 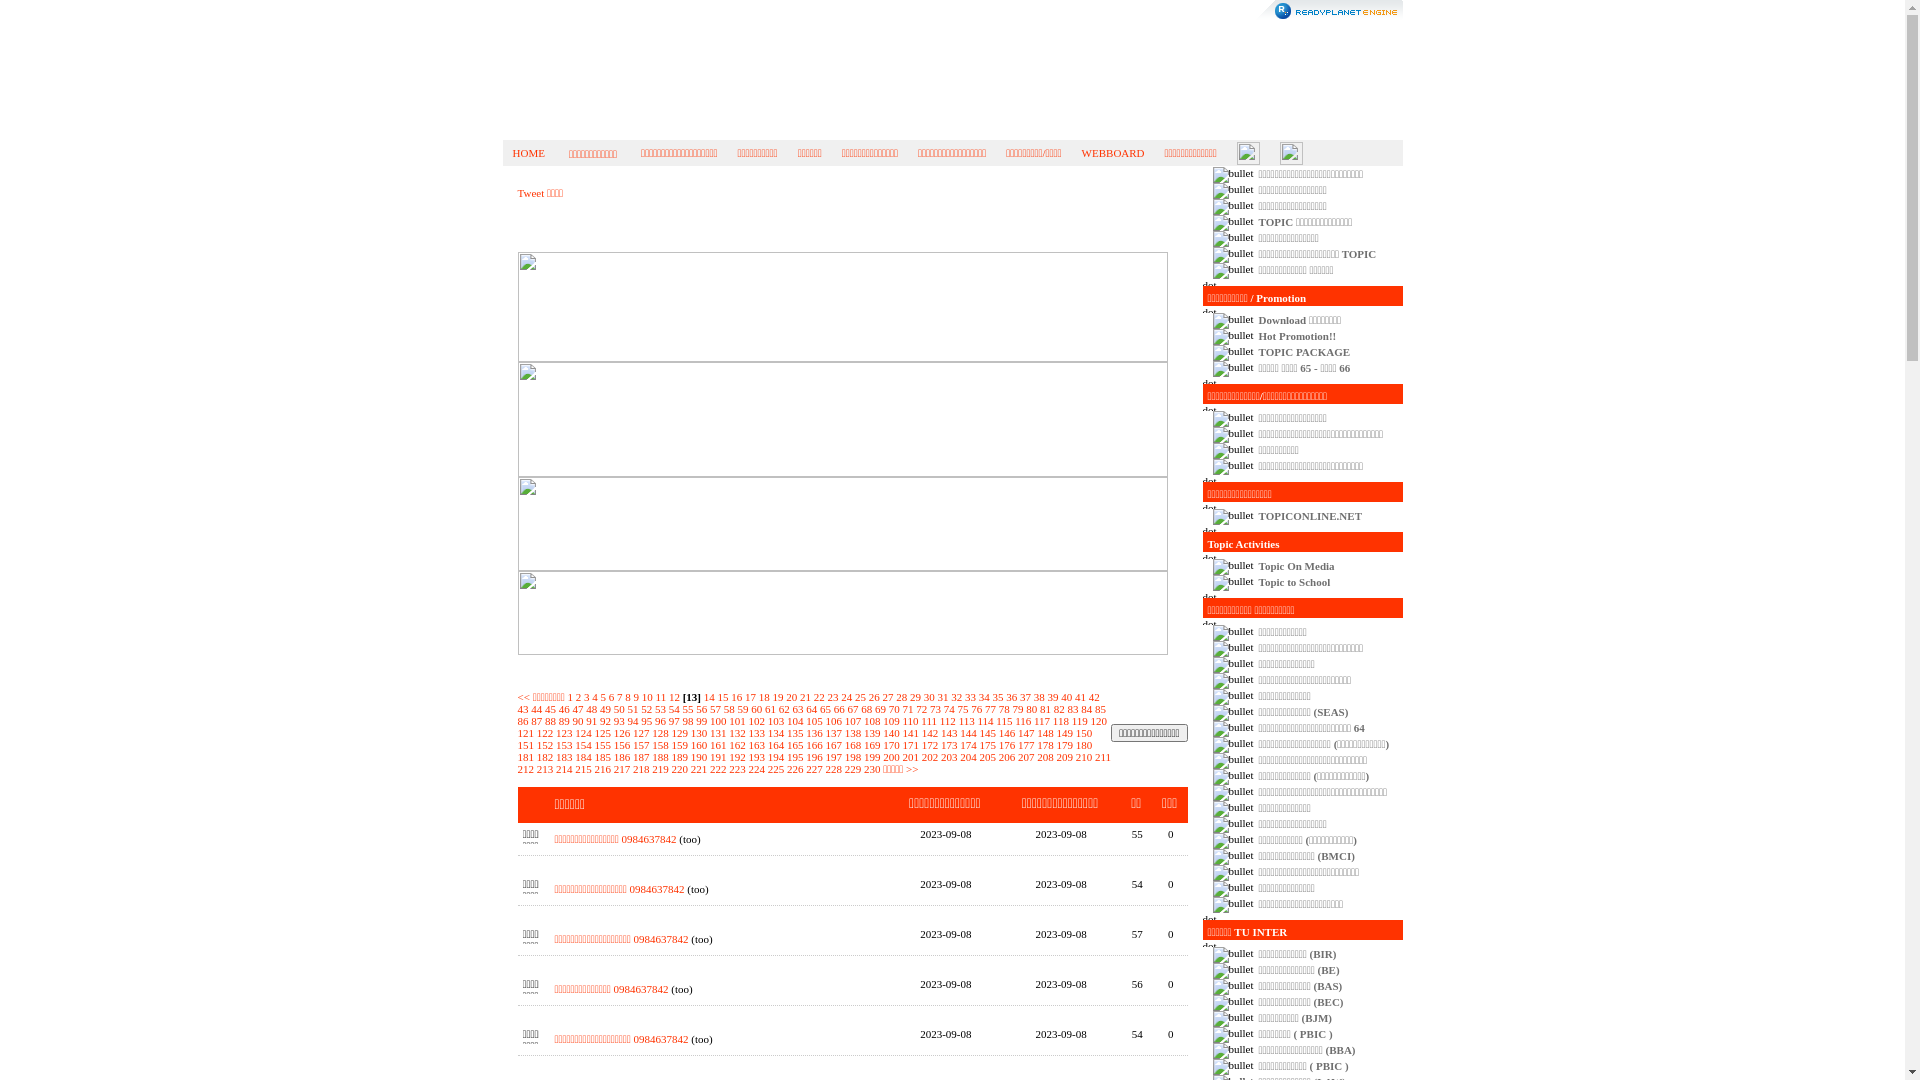 I want to click on '123', so click(x=563, y=732).